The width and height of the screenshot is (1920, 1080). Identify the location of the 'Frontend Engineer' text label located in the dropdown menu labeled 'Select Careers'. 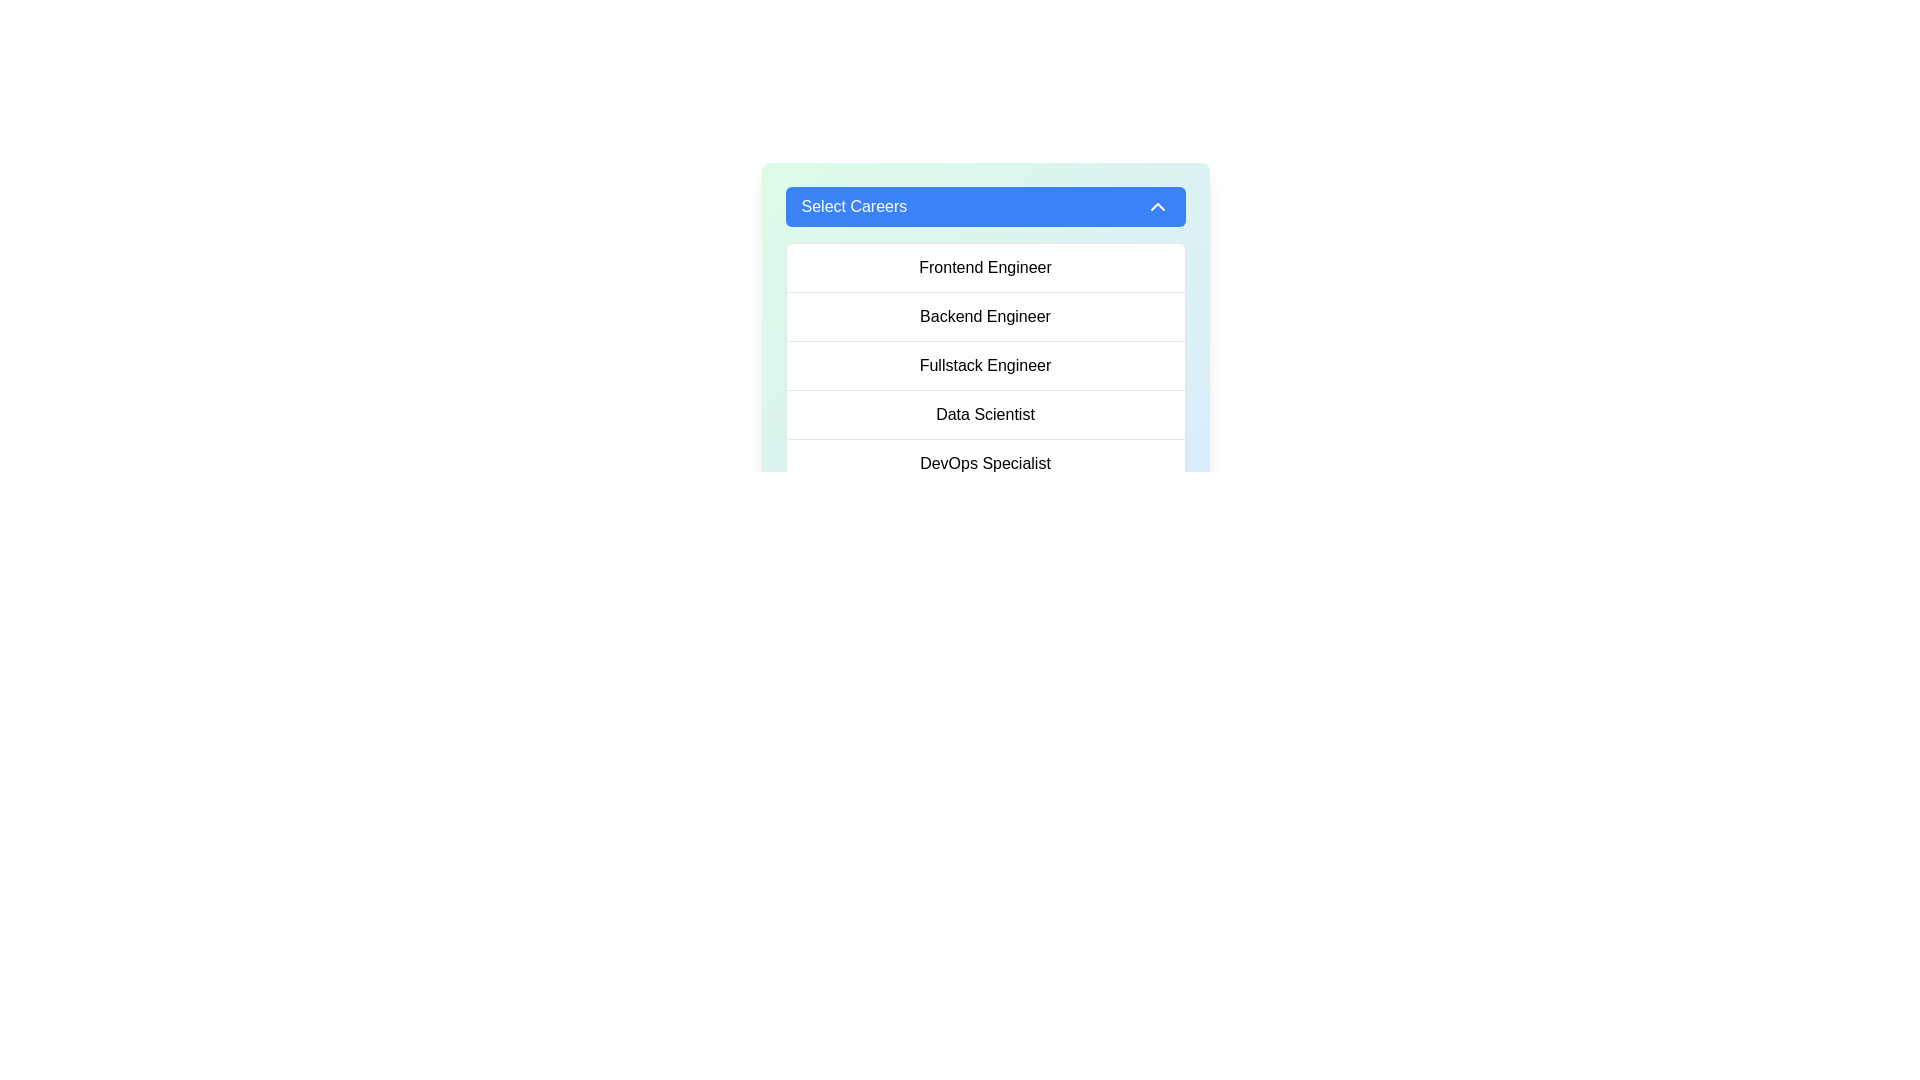
(985, 266).